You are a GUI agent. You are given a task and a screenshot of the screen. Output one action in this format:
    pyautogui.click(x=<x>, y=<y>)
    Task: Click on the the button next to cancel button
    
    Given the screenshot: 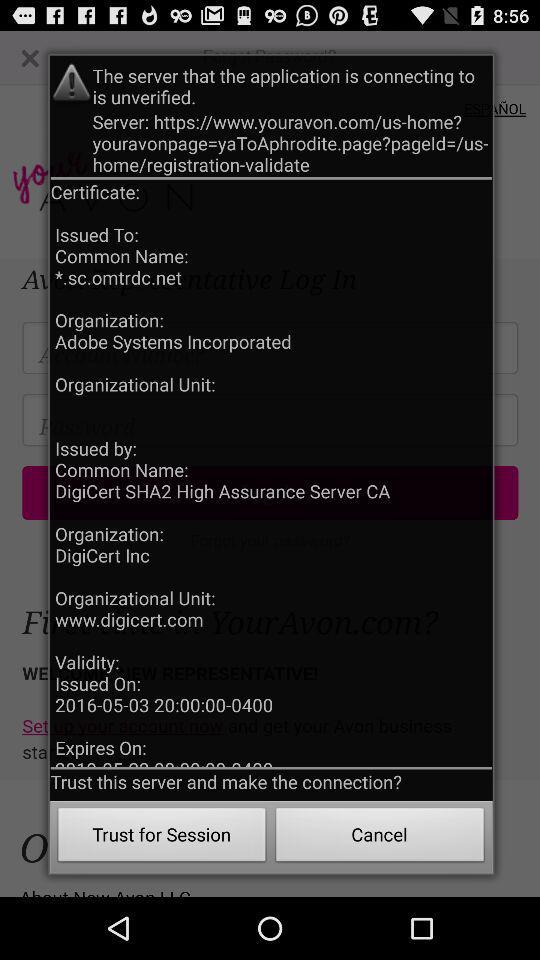 What is the action you would take?
    pyautogui.click(x=161, y=837)
    